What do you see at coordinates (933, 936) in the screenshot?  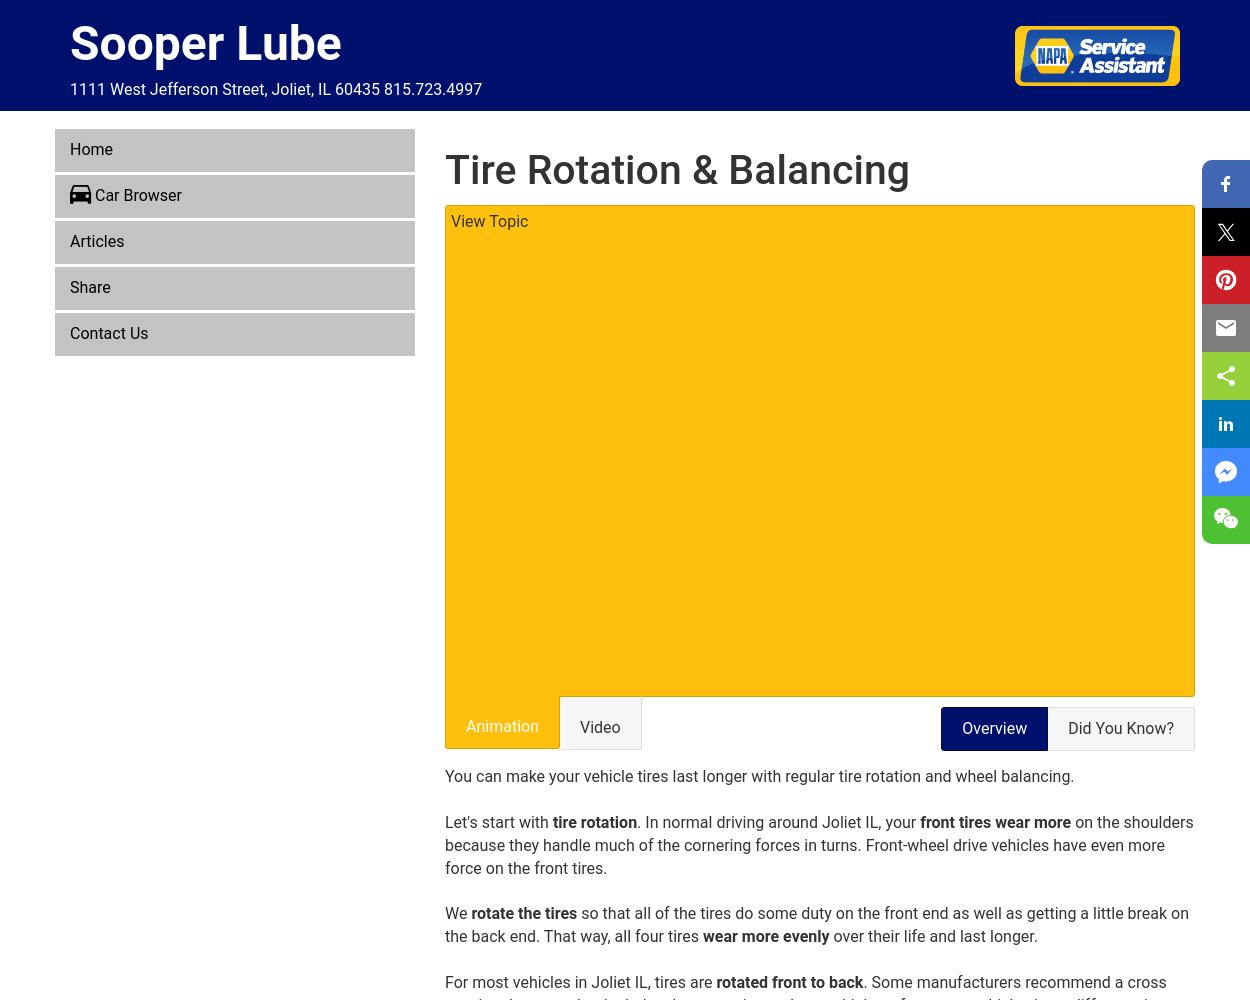 I see `'over their life and last longer.'` at bounding box center [933, 936].